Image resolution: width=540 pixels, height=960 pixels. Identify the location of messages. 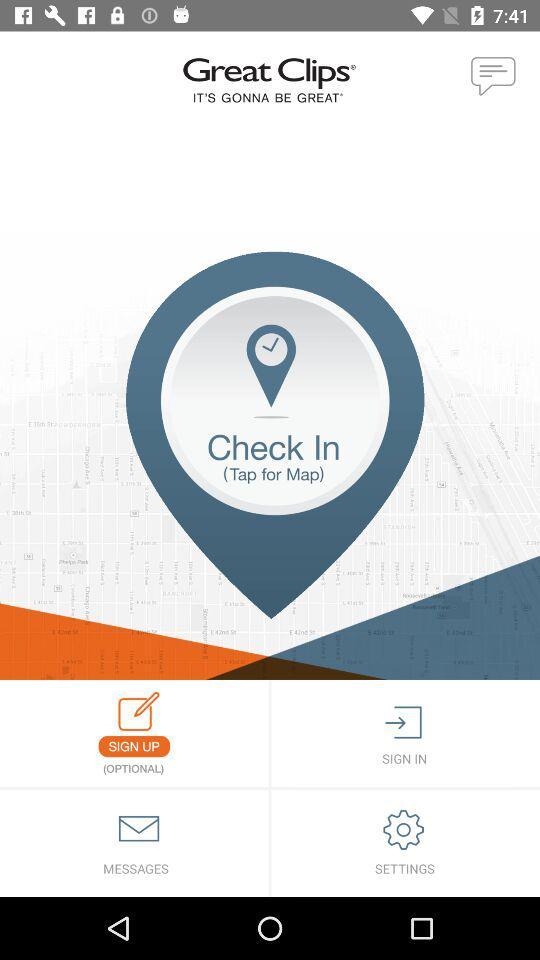
(134, 842).